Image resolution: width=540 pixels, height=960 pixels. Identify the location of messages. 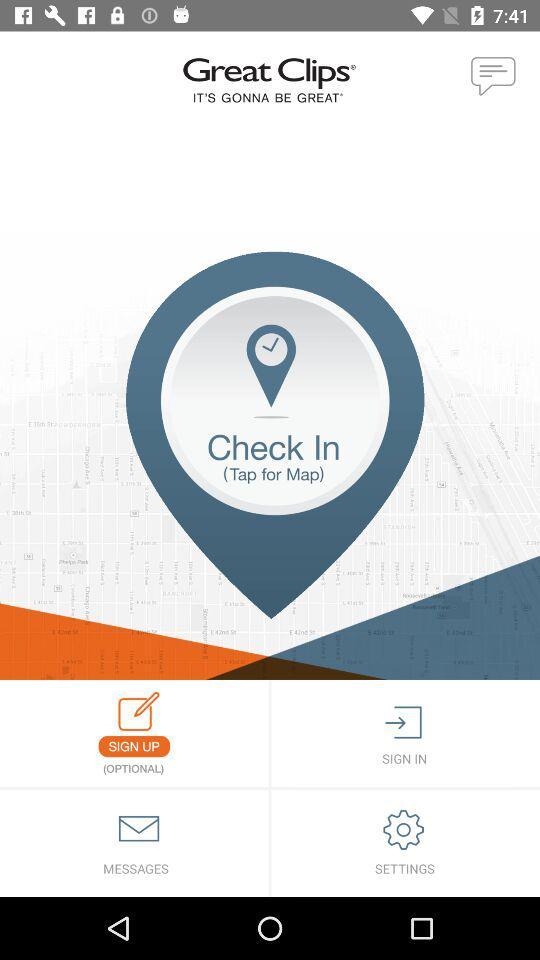
(134, 842).